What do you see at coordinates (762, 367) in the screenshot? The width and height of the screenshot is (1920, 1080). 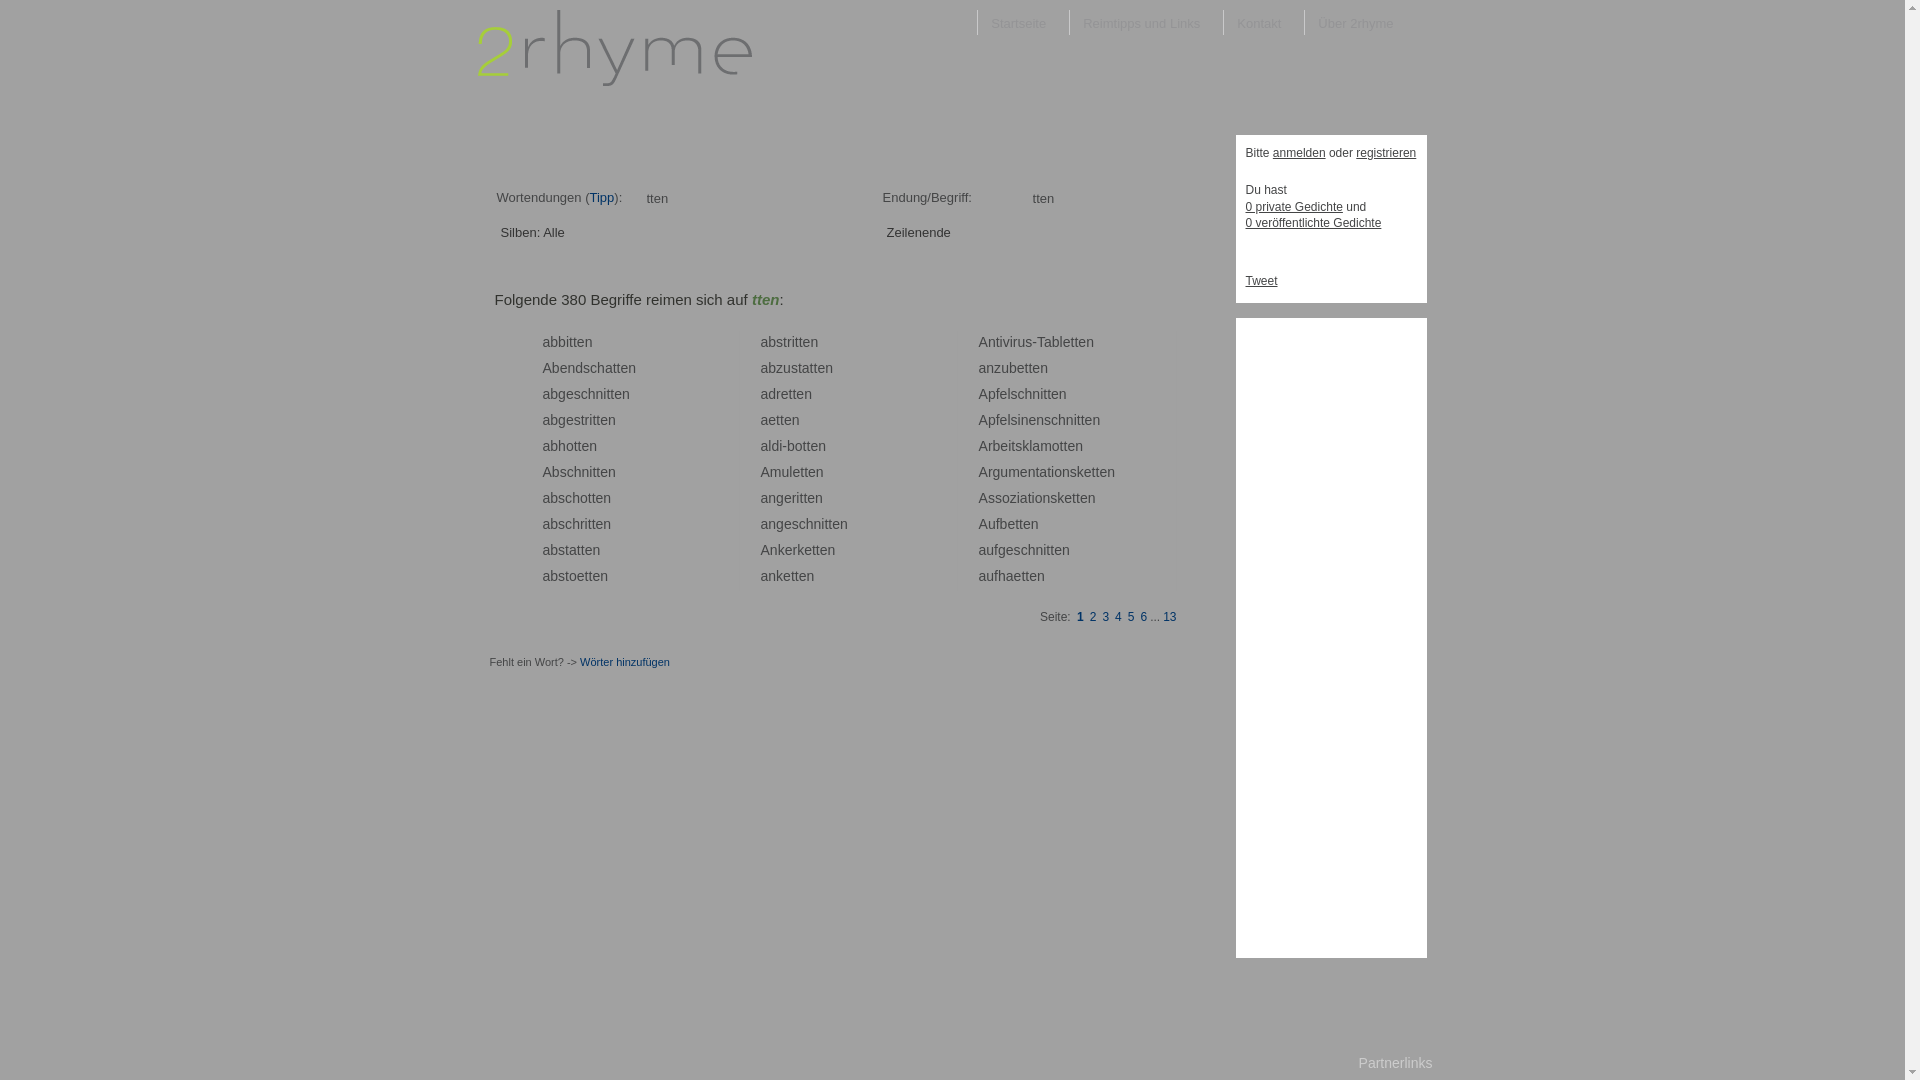 I see `'a'` at bounding box center [762, 367].